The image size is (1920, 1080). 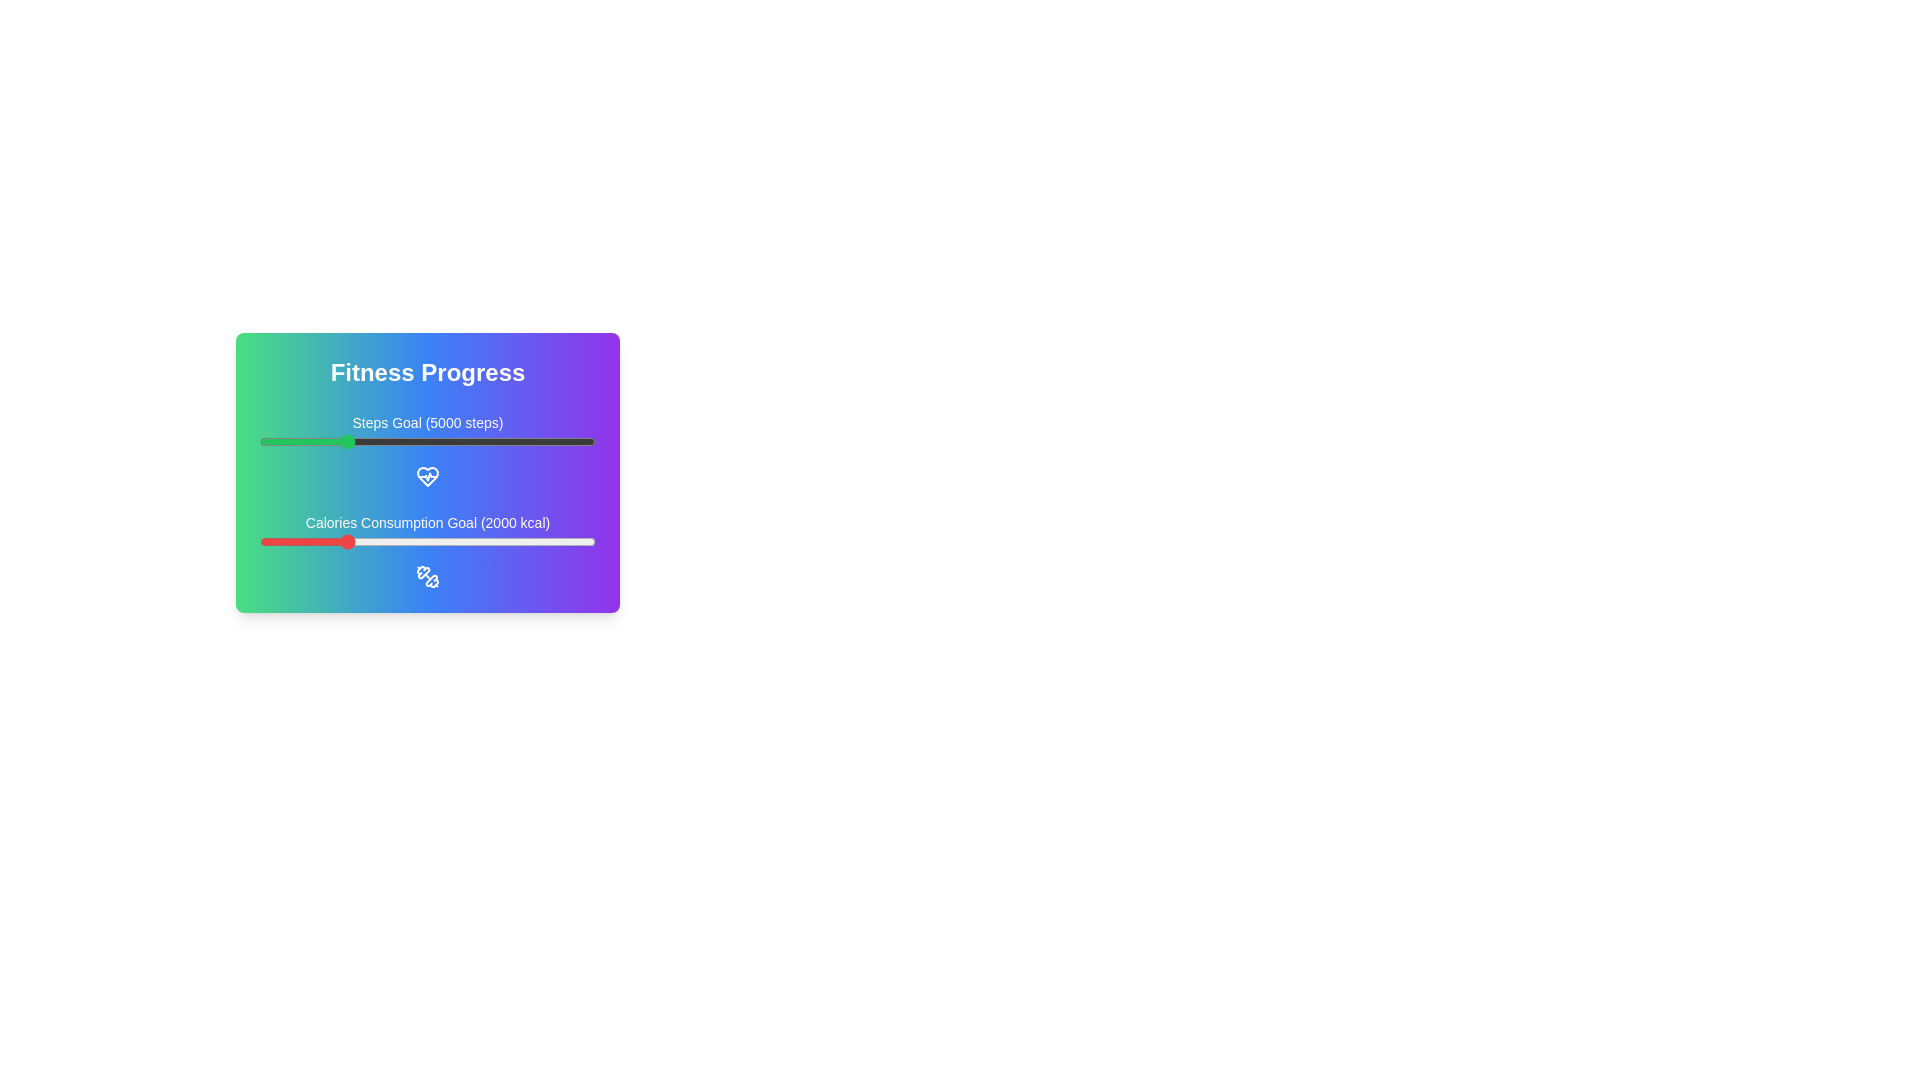 What do you see at coordinates (288, 542) in the screenshot?
I see `the calories goal` at bounding box center [288, 542].